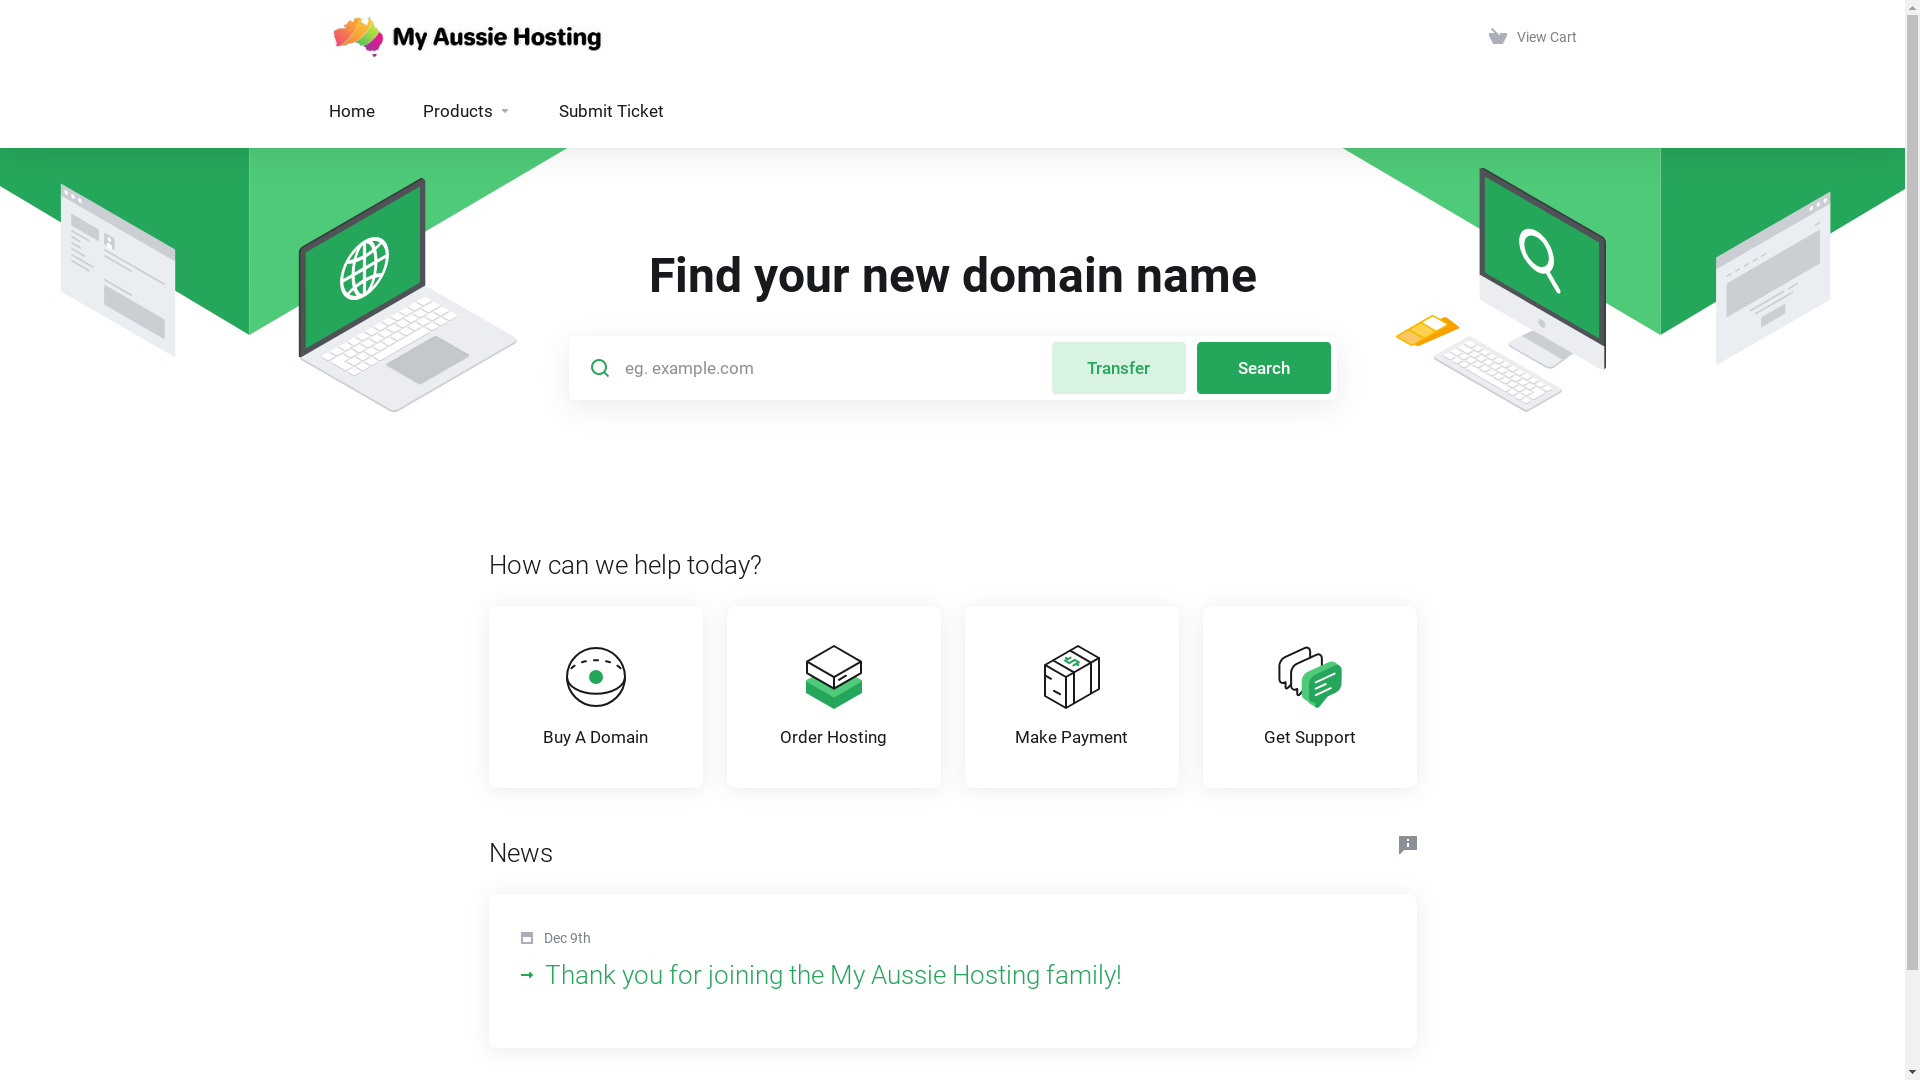 This screenshot has width=1920, height=1080. Describe the element at coordinates (398, 111) in the screenshot. I see `'Products'` at that location.